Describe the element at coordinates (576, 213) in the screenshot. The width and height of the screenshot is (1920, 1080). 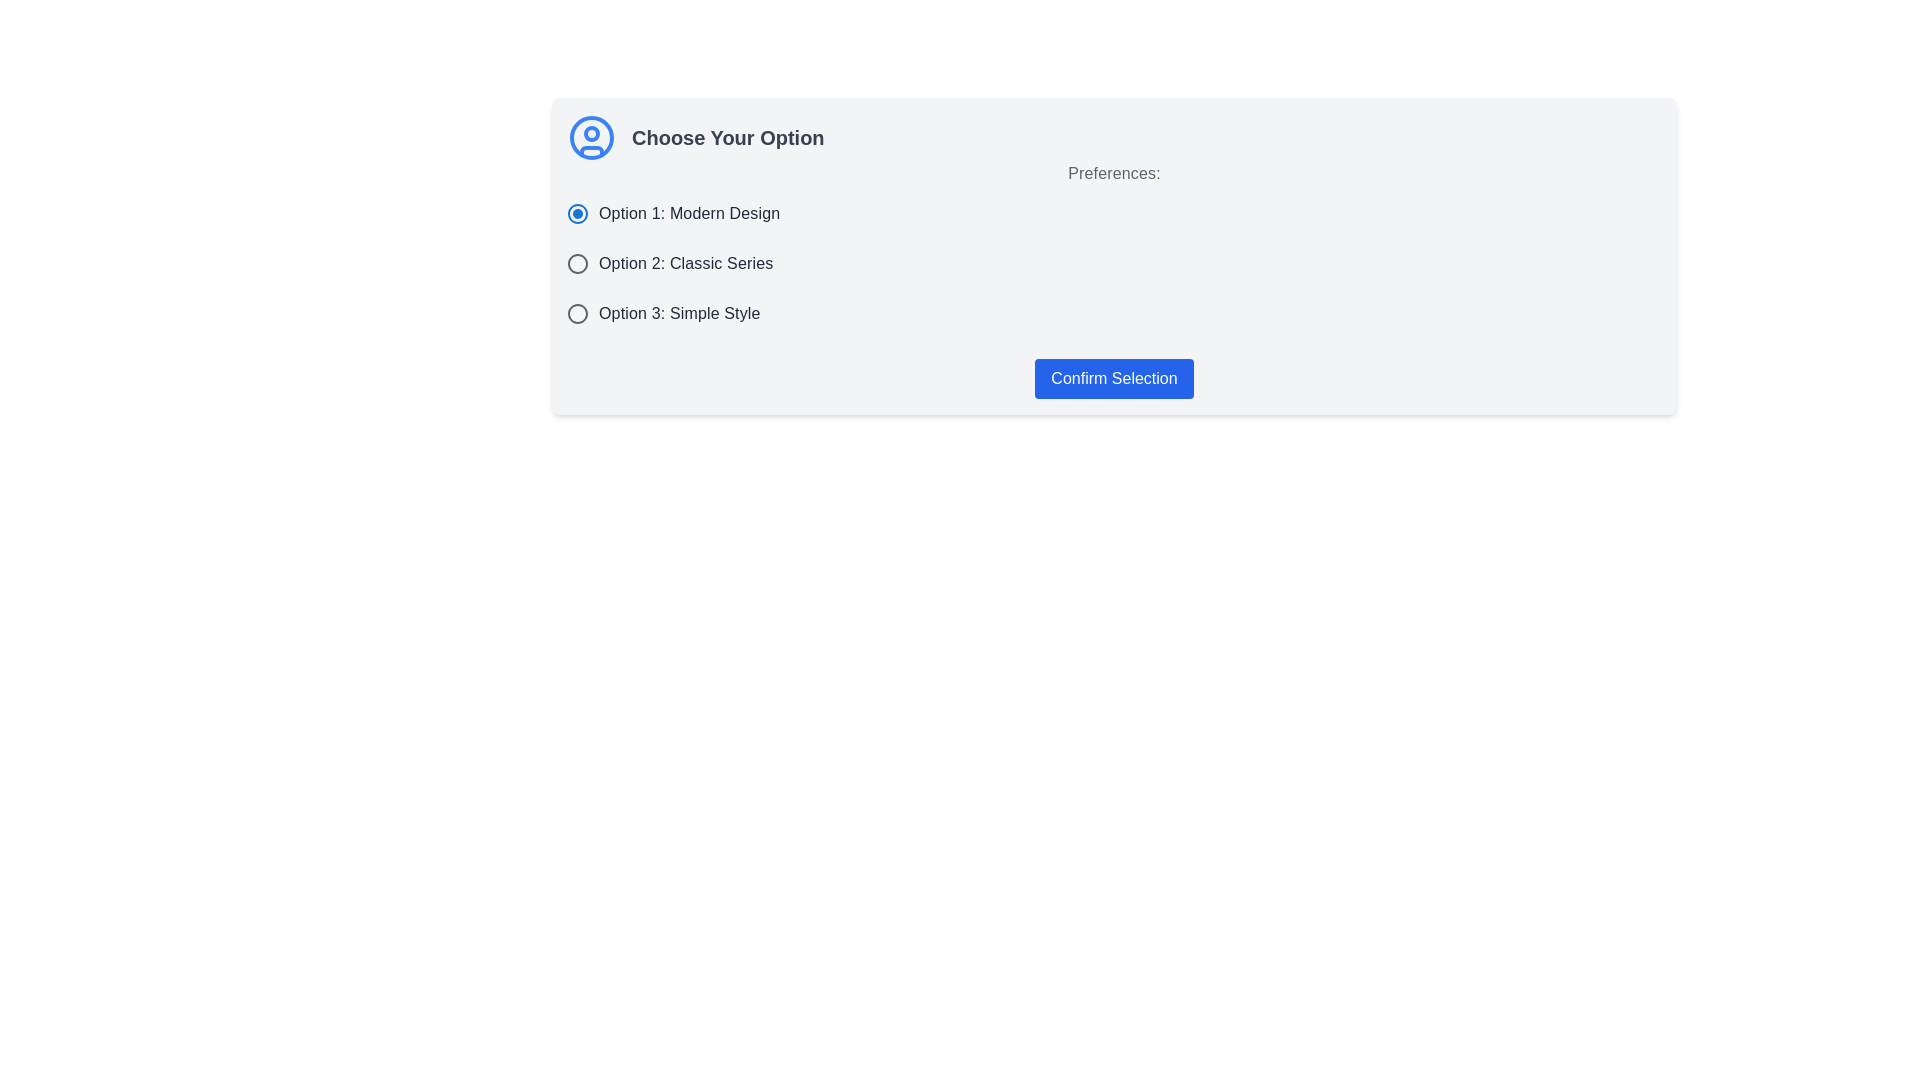
I see `the circular radio button with a blue outer ring and dot next to the text 'Option 1: Modern Design'` at that location.